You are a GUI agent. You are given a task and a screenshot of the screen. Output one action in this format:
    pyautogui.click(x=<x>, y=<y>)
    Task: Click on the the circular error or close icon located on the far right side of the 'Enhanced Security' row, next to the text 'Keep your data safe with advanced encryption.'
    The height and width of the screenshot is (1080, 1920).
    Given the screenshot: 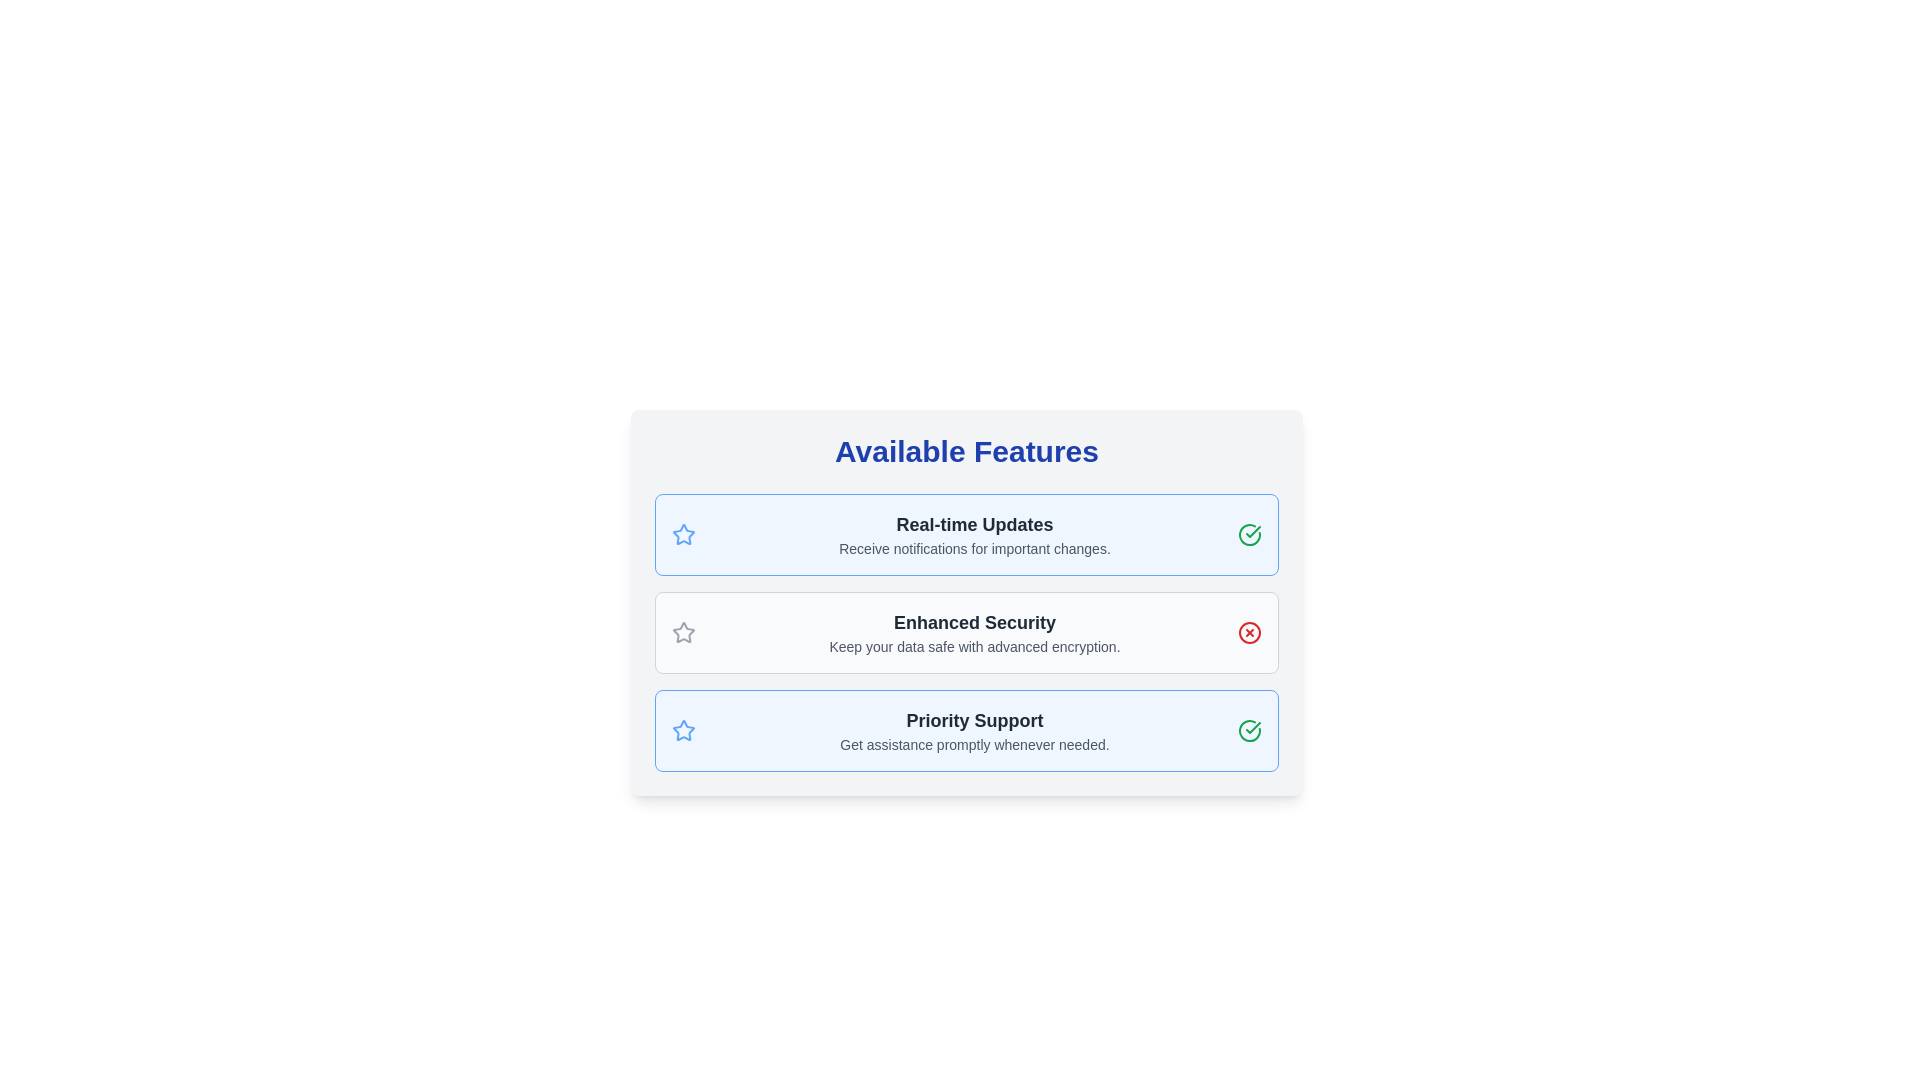 What is the action you would take?
    pyautogui.click(x=1248, y=632)
    